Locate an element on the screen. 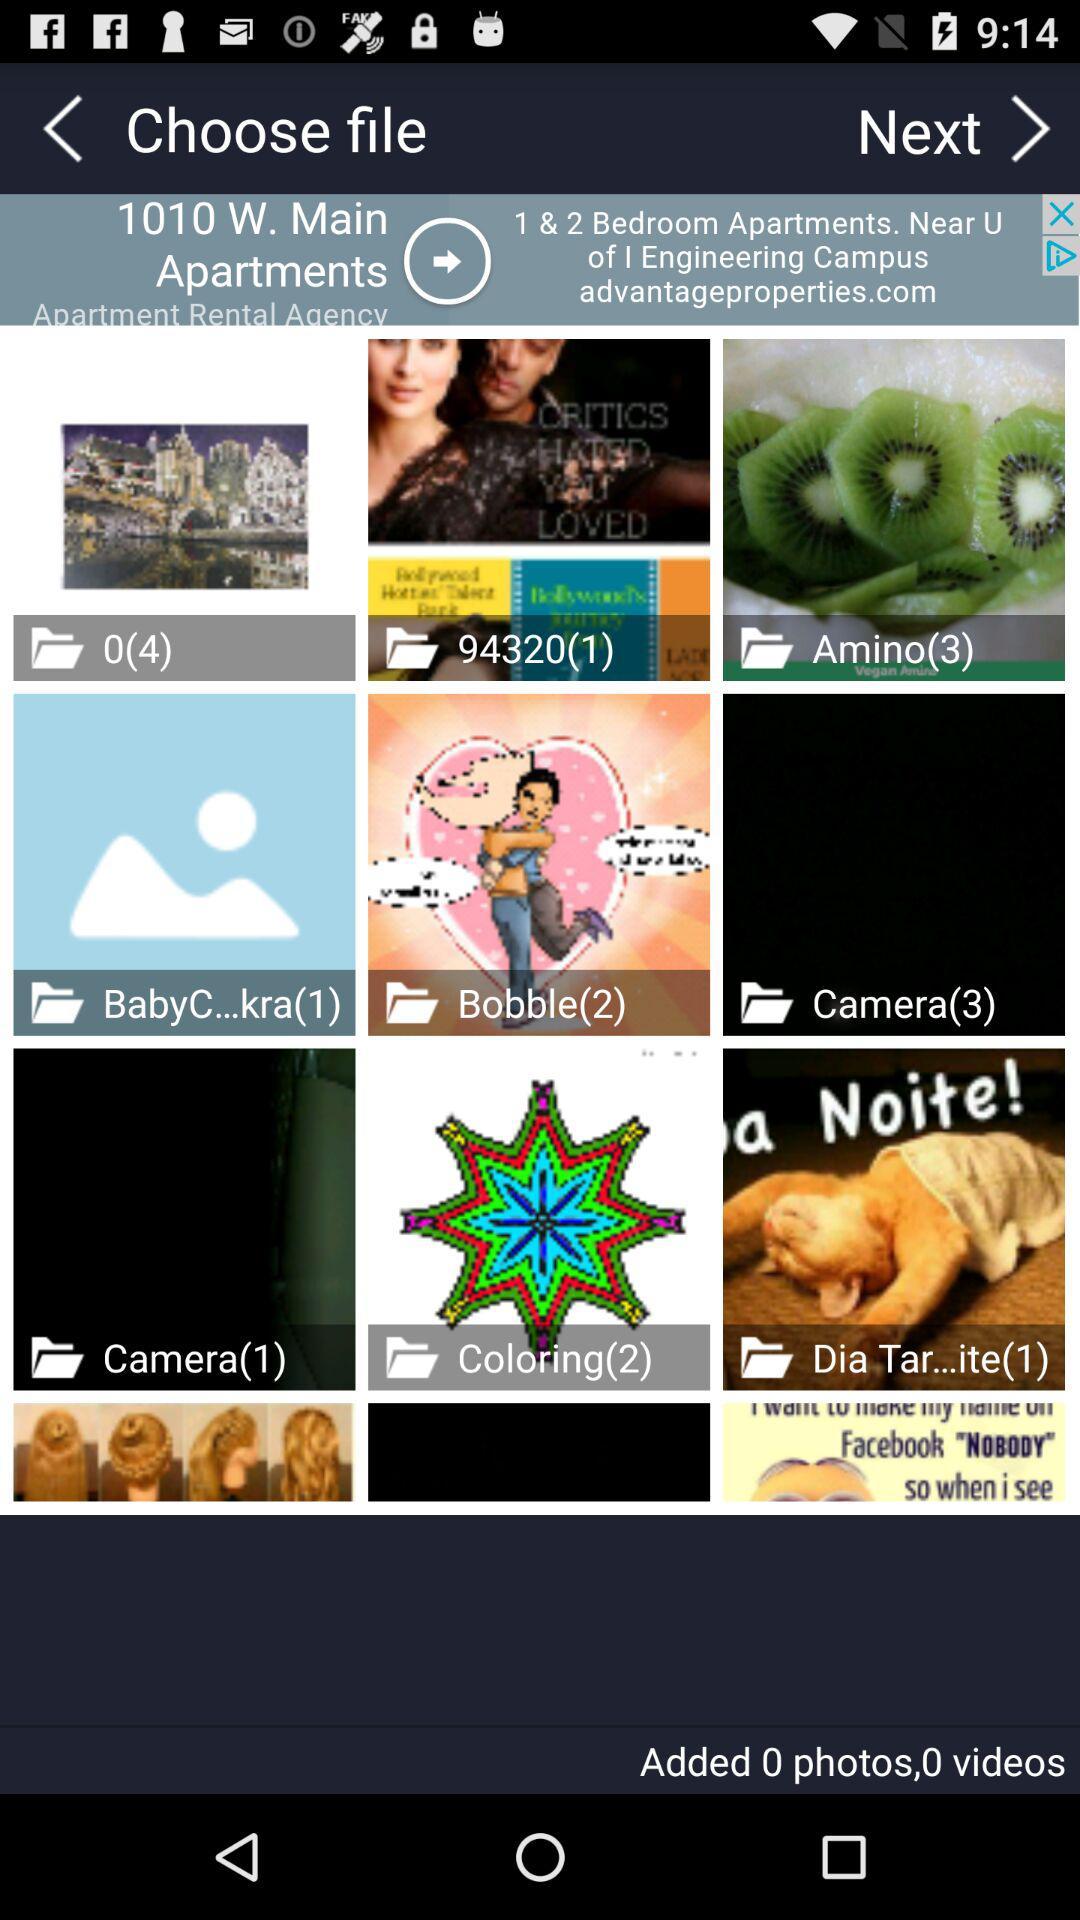  the arrow_backward icon is located at coordinates (61, 136).